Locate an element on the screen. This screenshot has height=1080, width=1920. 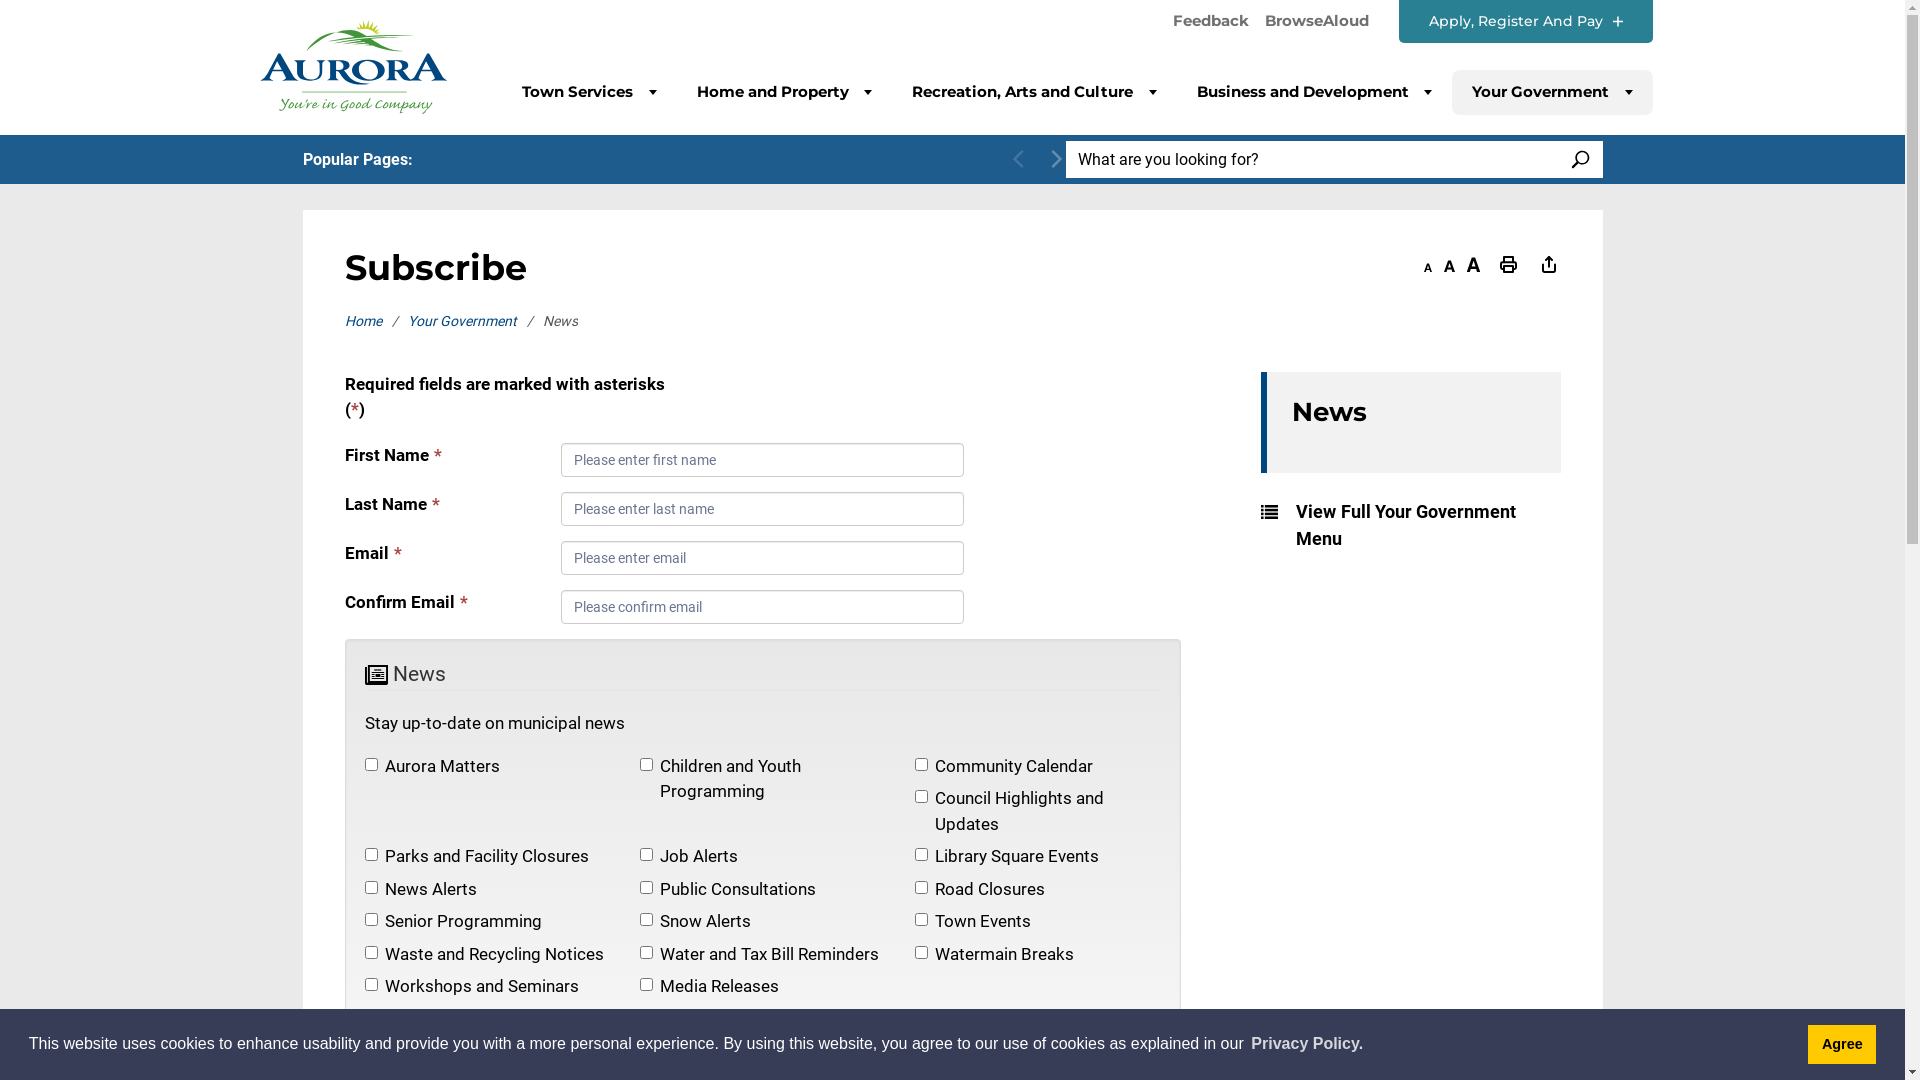
'Print This Page' is located at coordinates (1508, 265).